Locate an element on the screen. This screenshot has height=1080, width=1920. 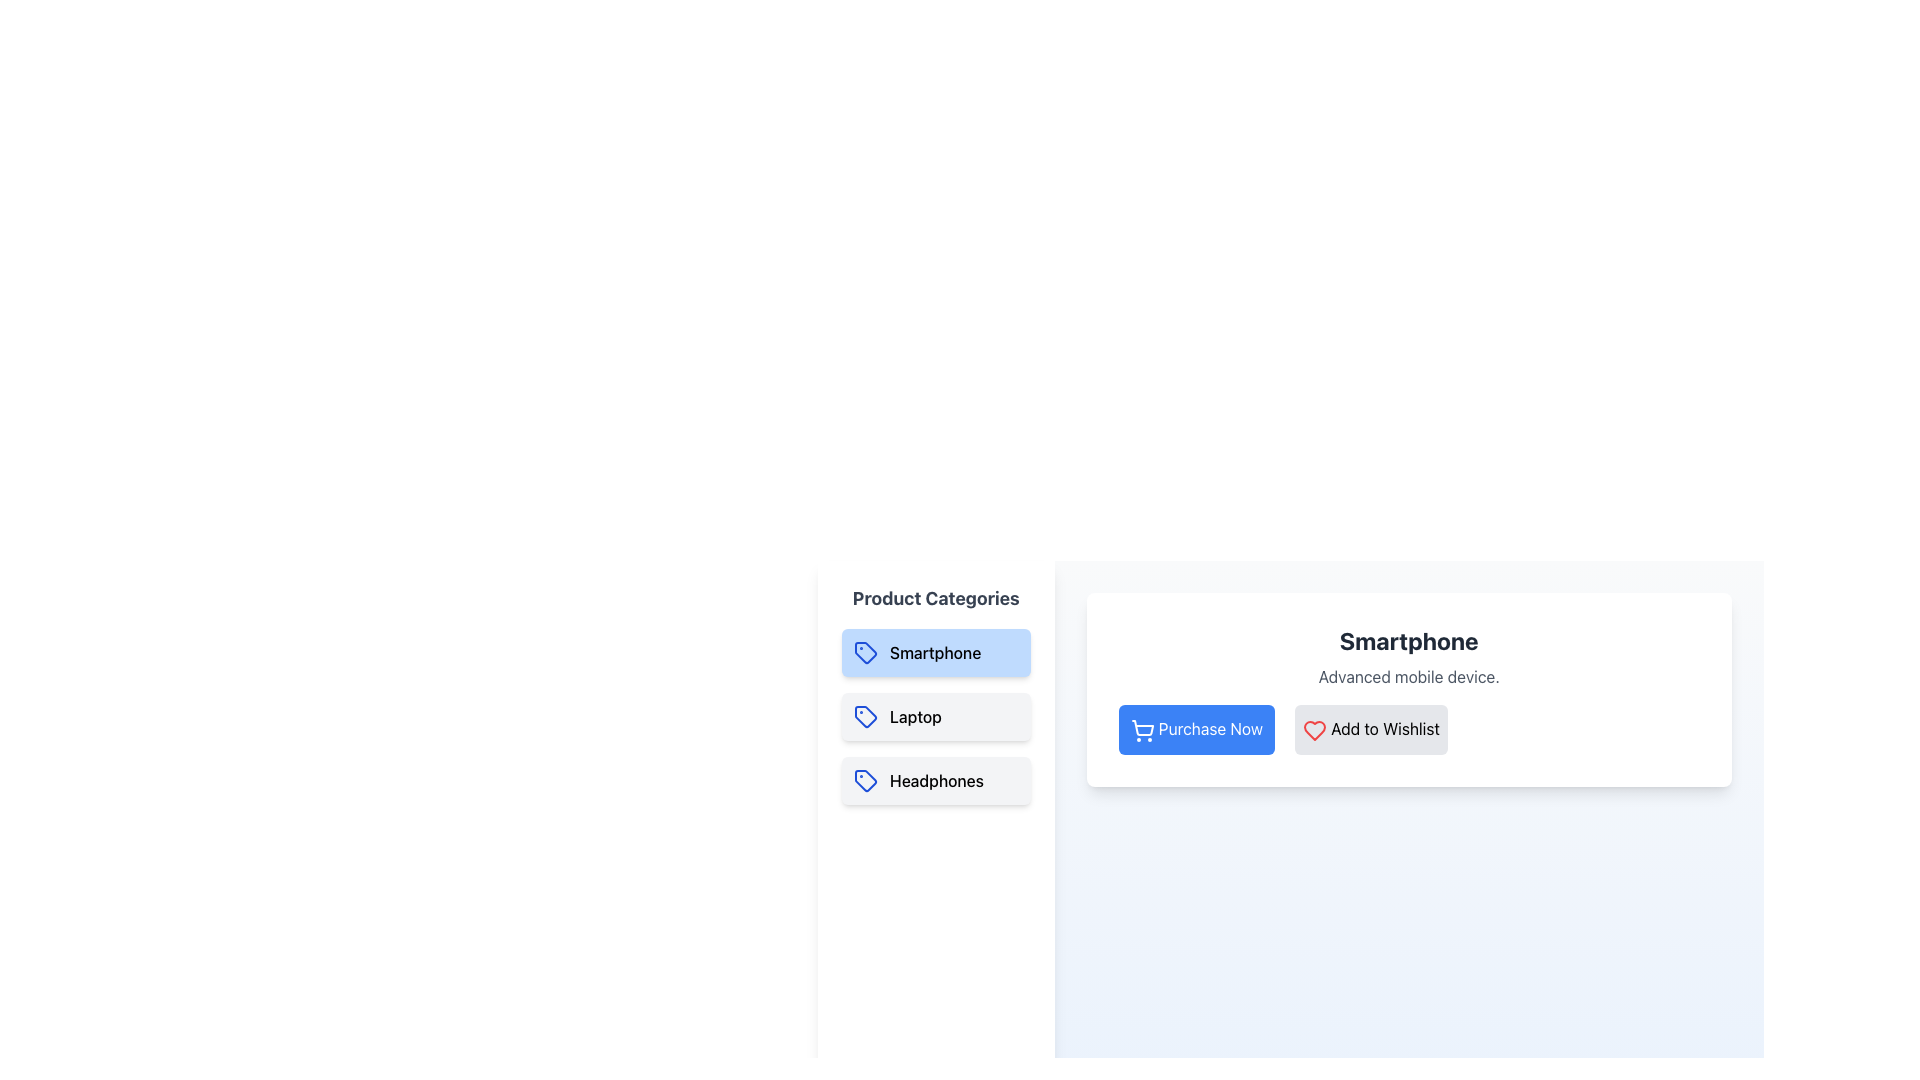
the icon within the 'Purchase Now' button located on the right side of the interface under the 'Smartphone' section is located at coordinates (1142, 730).